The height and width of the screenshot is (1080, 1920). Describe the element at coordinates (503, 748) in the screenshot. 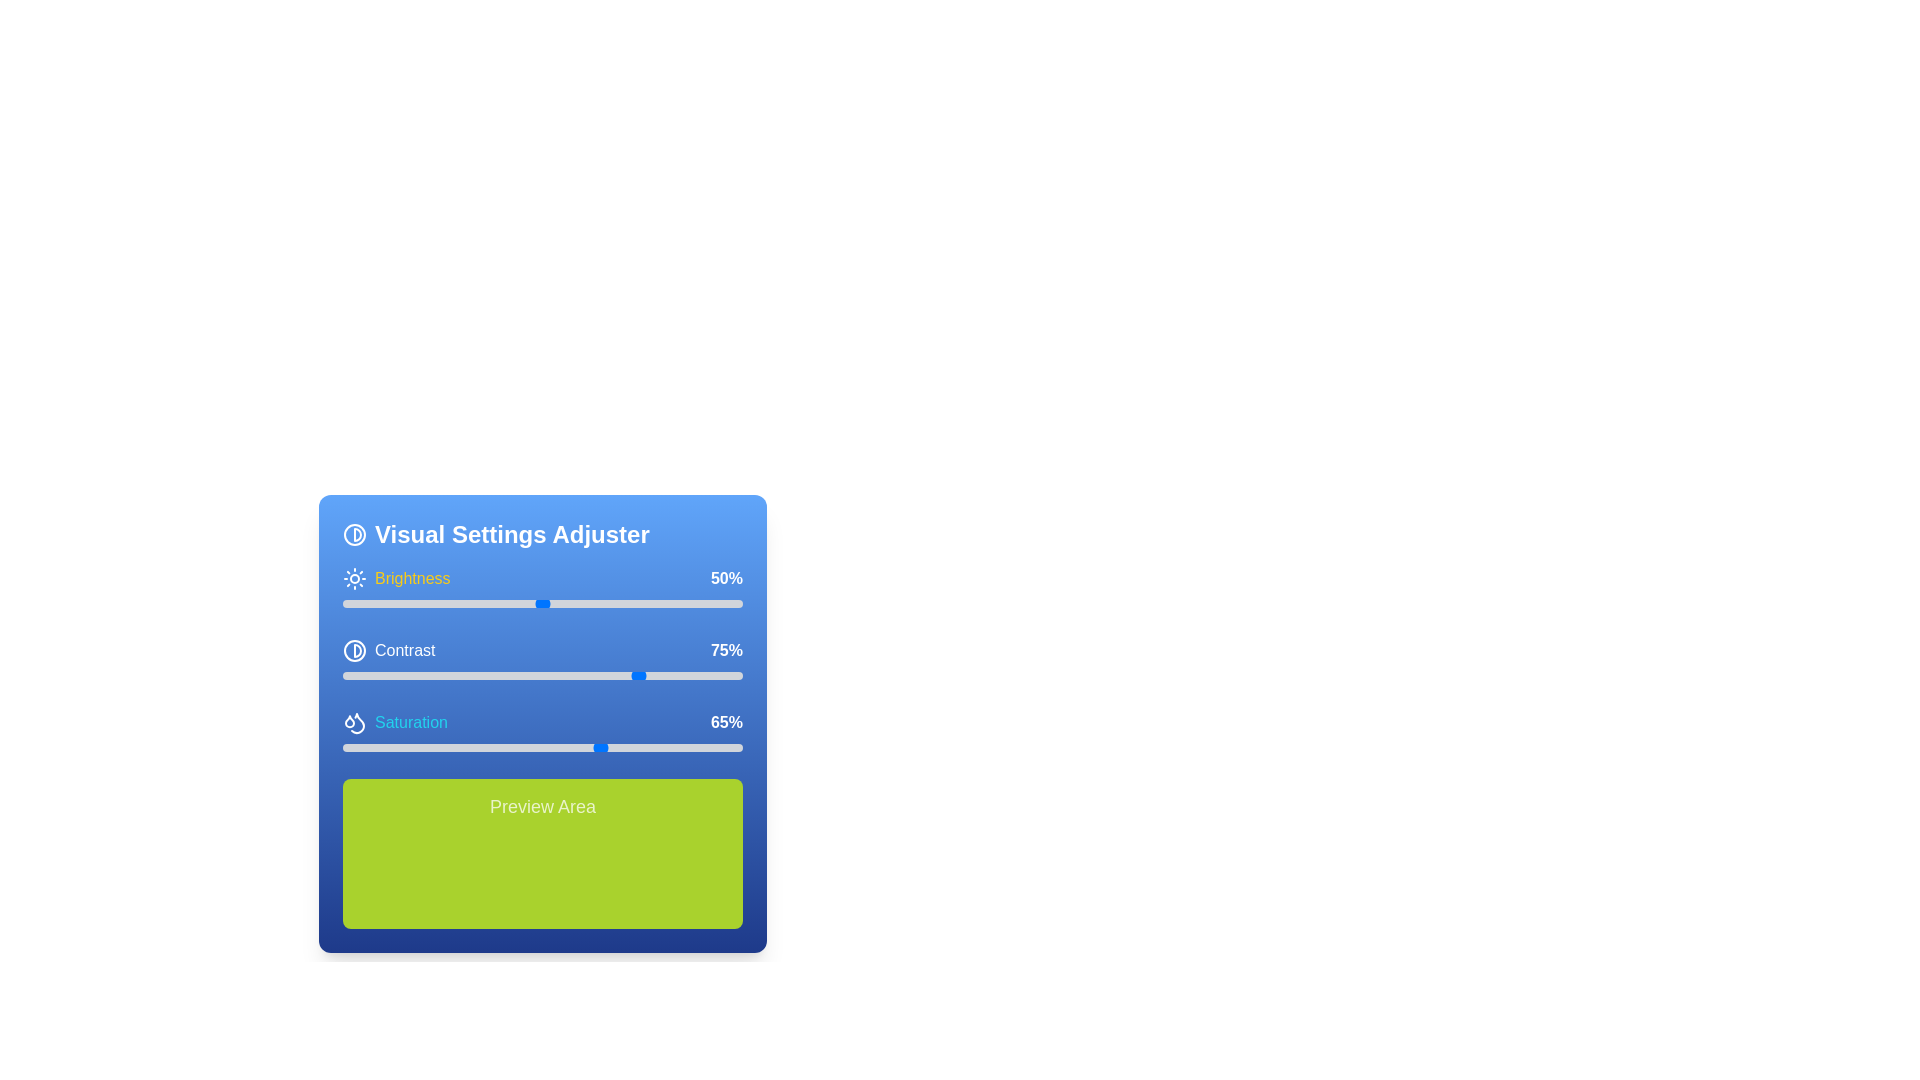

I see `saturation` at that location.